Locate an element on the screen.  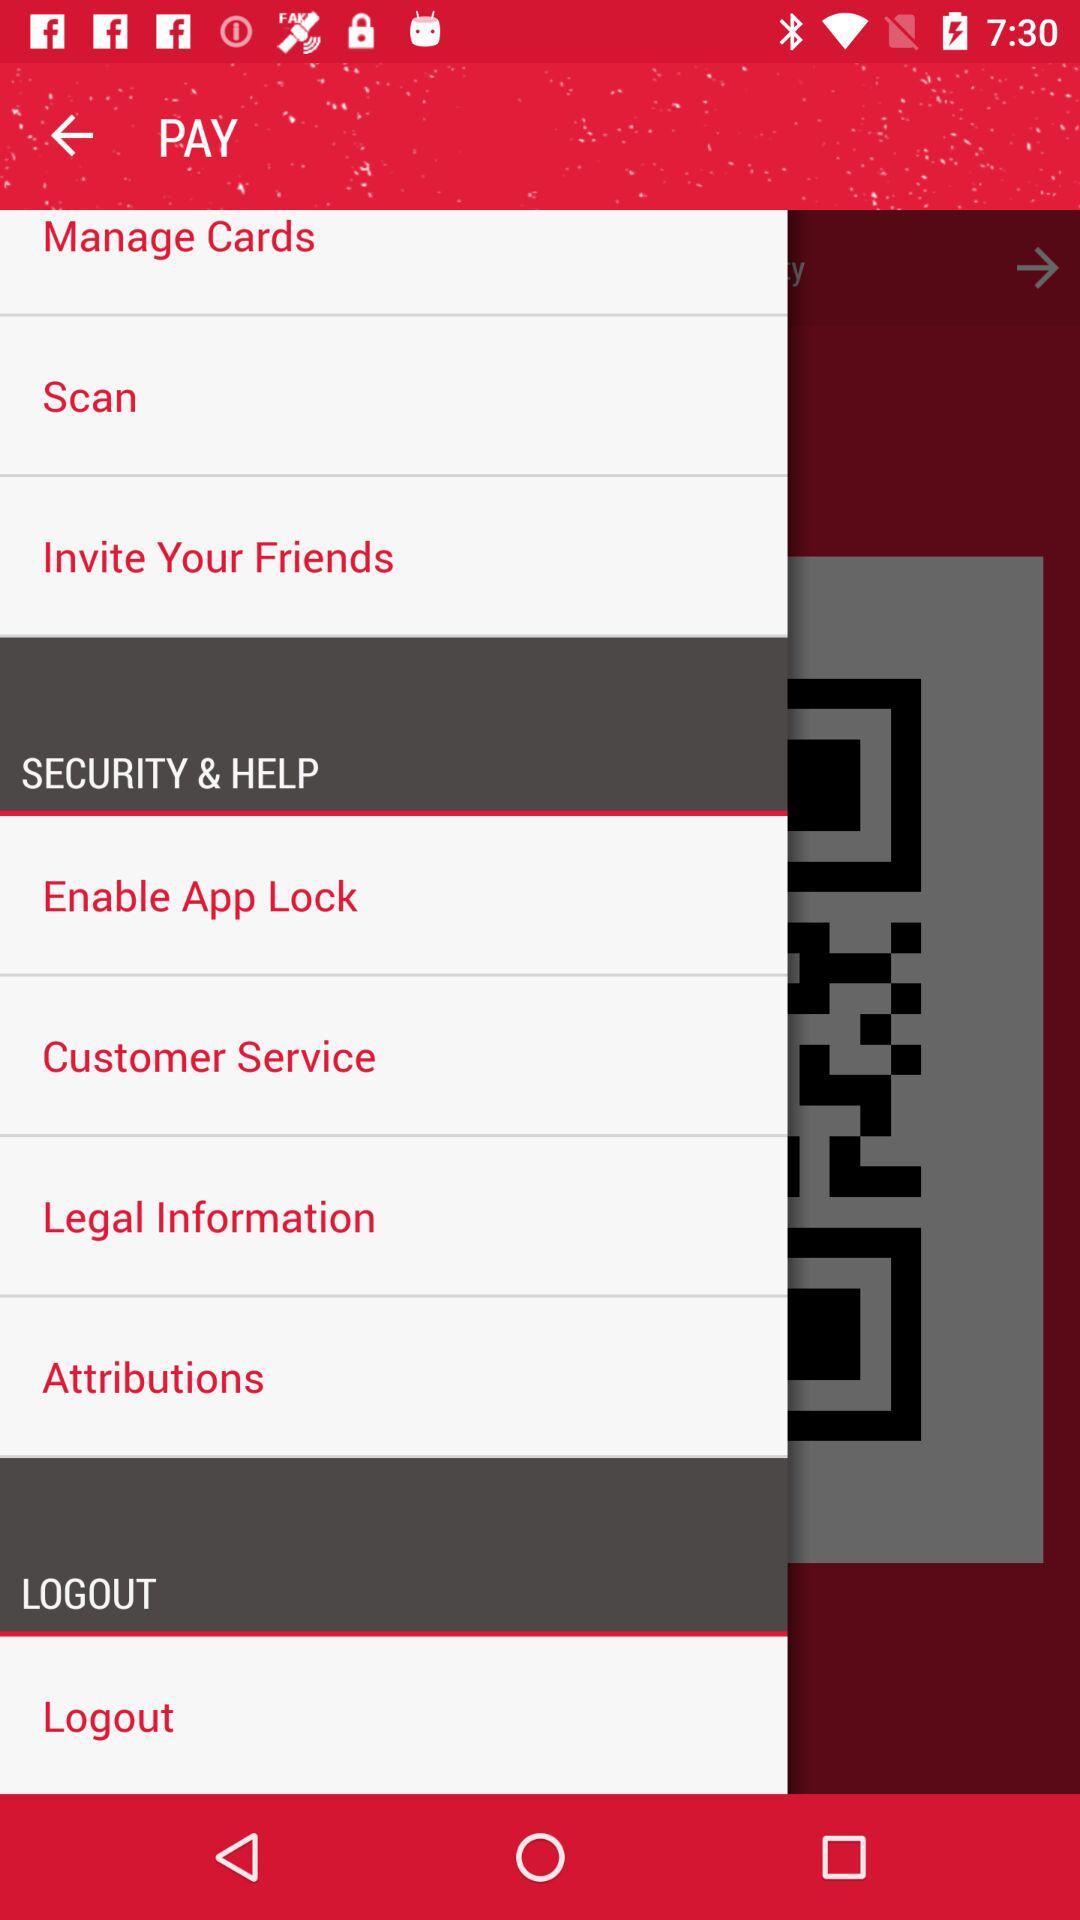
the please add a item is located at coordinates (540, 266).